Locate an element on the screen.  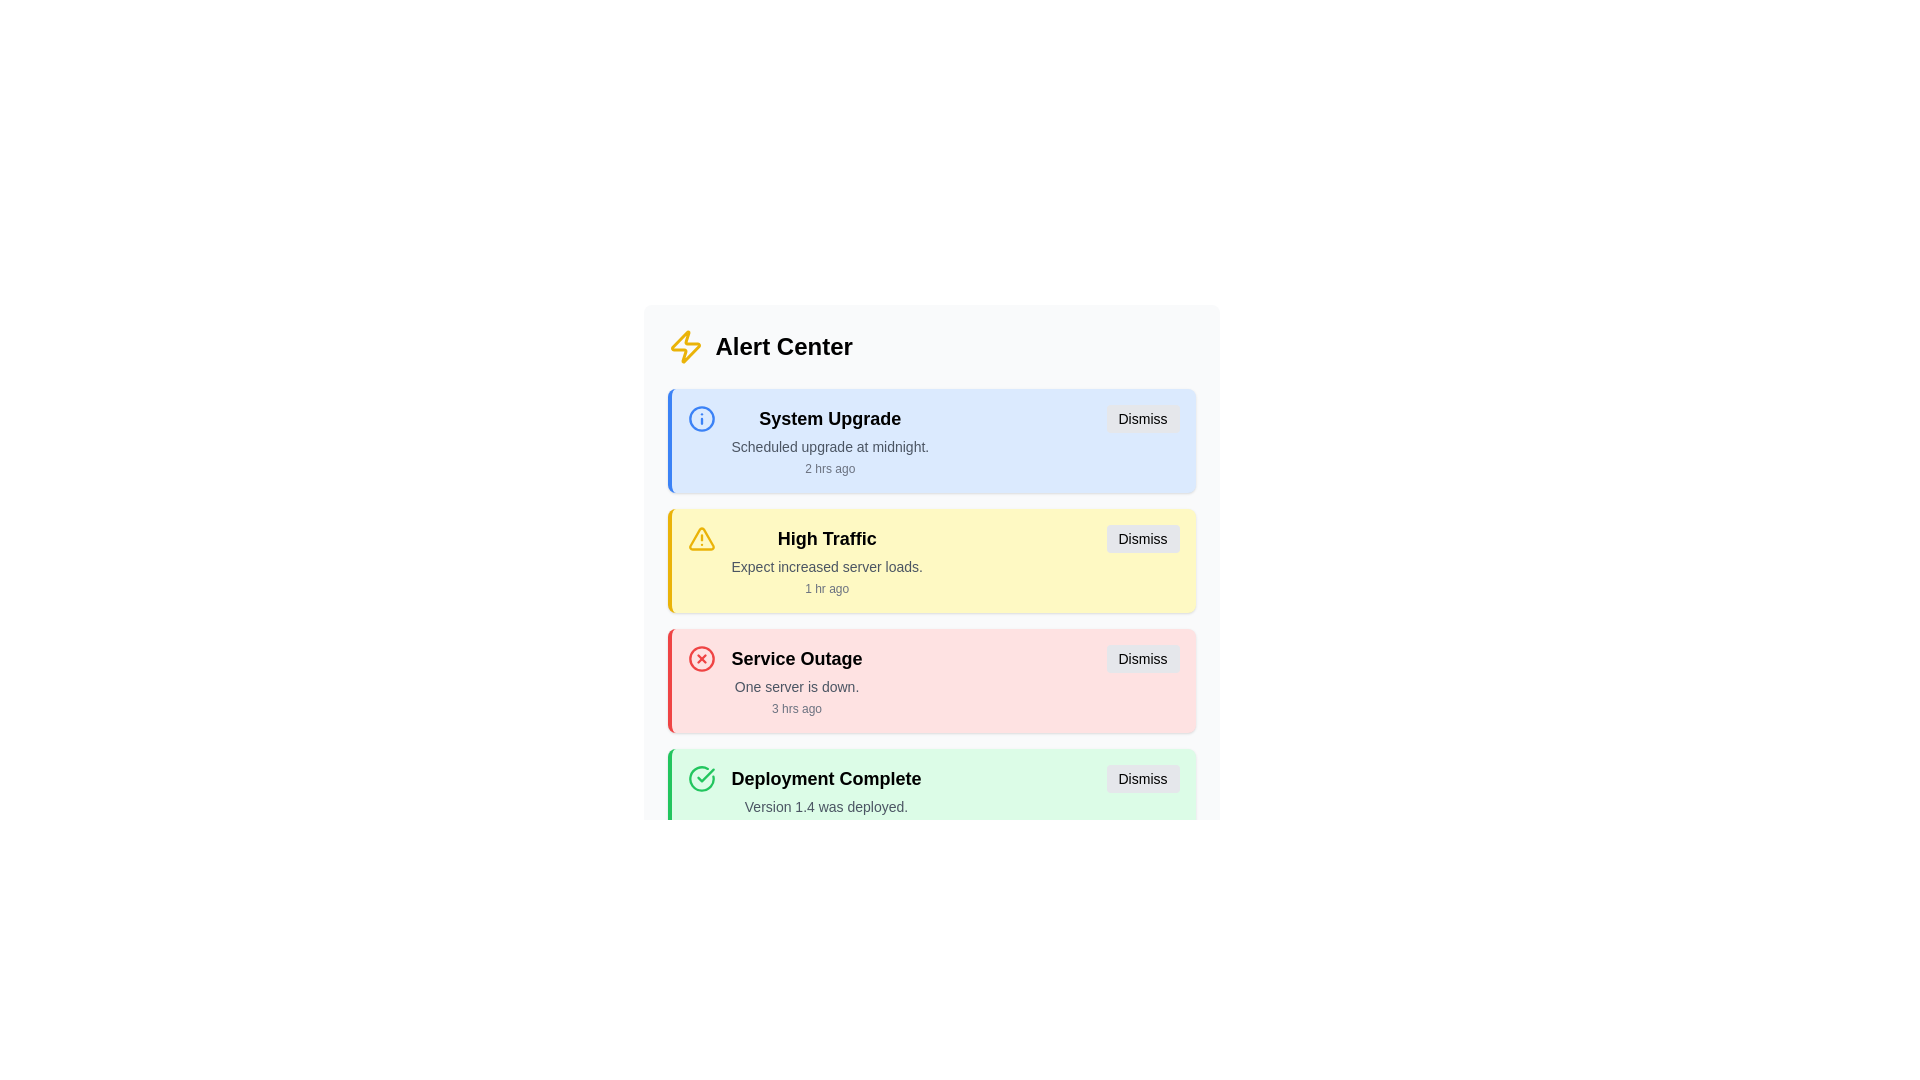
the yellow lightning bolt icon is located at coordinates (685, 346).